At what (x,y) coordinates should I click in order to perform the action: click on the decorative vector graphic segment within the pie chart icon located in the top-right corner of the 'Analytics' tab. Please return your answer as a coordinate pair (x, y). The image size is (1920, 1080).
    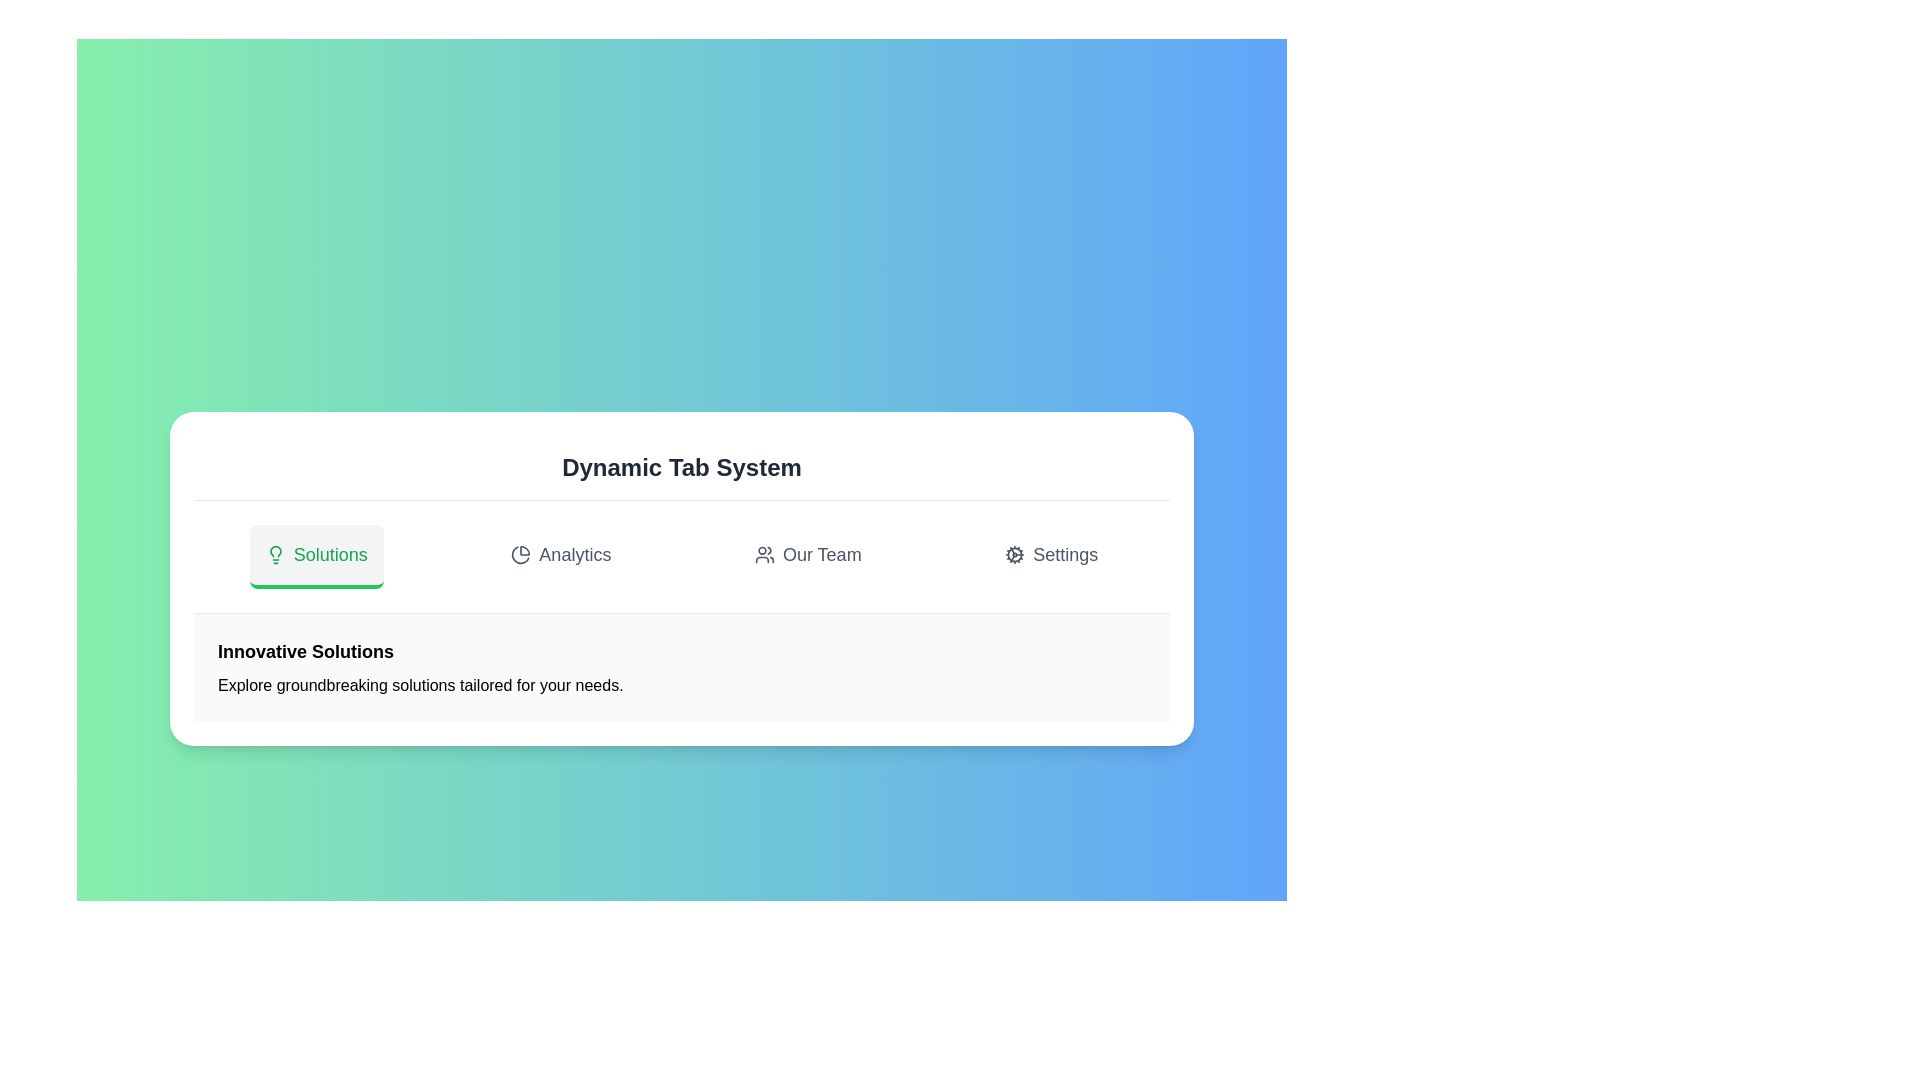
    Looking at the image, I should click on (521, 555).